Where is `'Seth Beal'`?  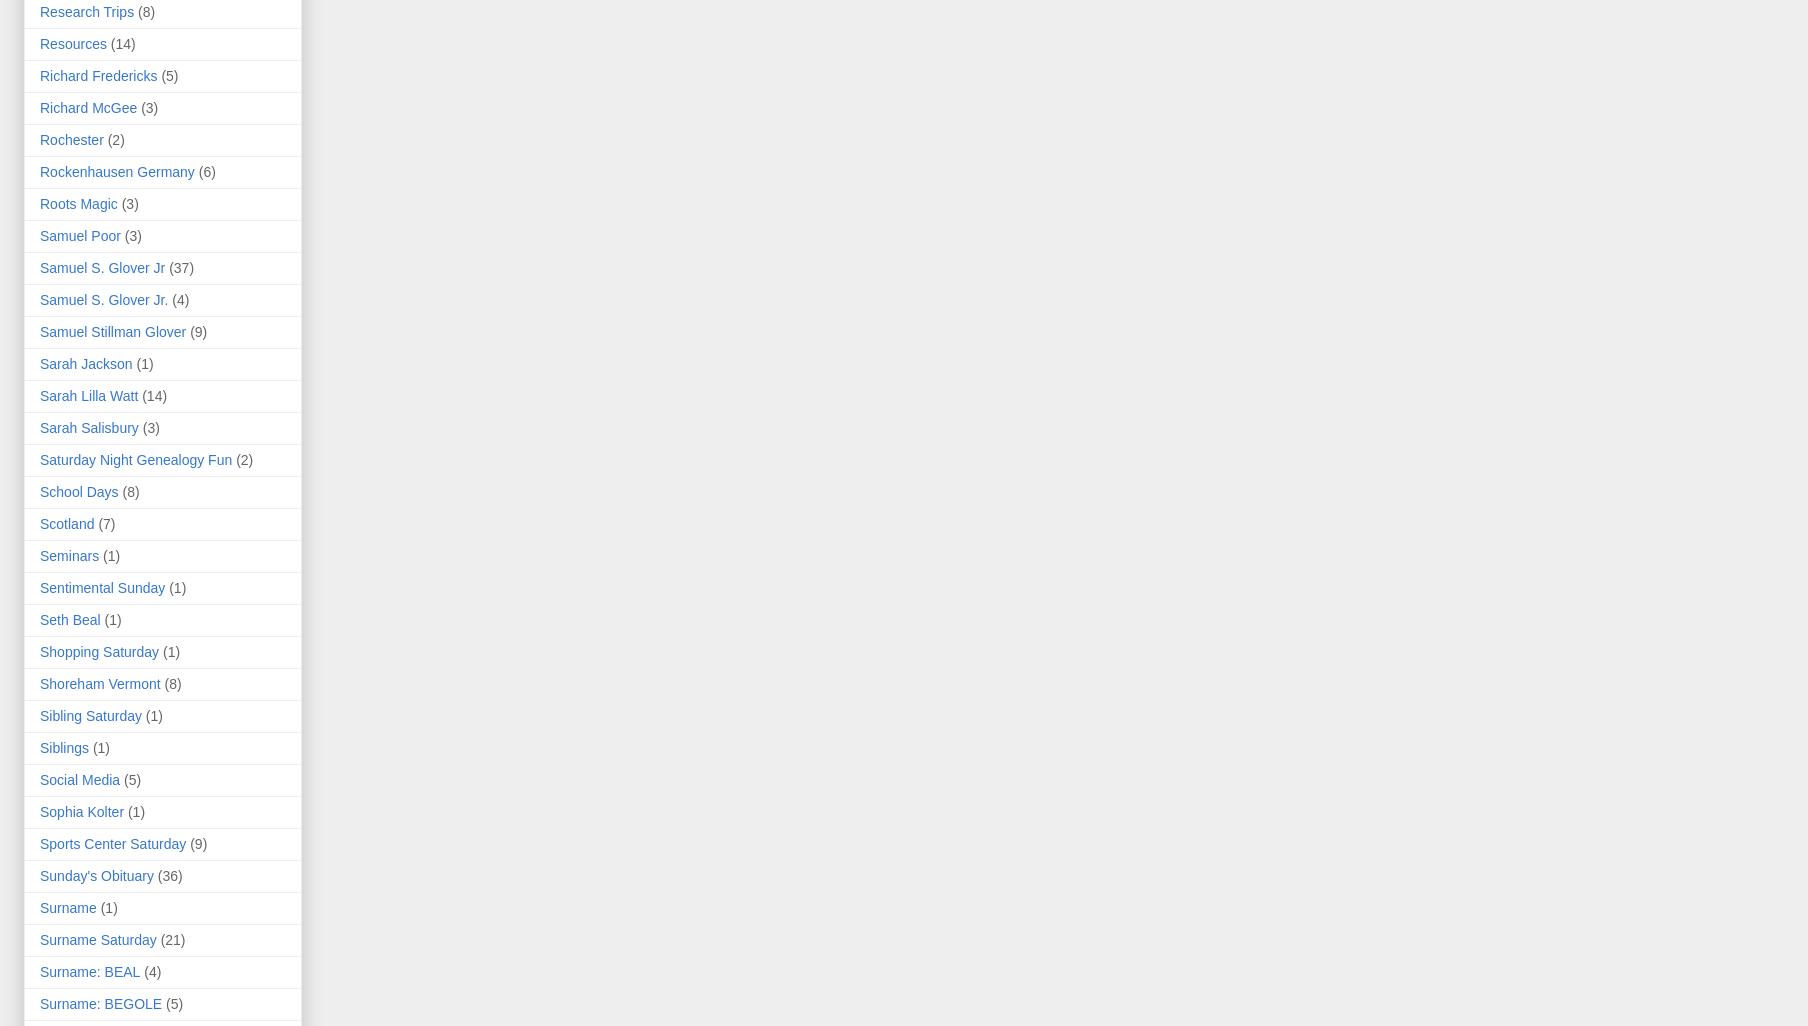
'Seth Beal' is located at coordinates (69, 620).